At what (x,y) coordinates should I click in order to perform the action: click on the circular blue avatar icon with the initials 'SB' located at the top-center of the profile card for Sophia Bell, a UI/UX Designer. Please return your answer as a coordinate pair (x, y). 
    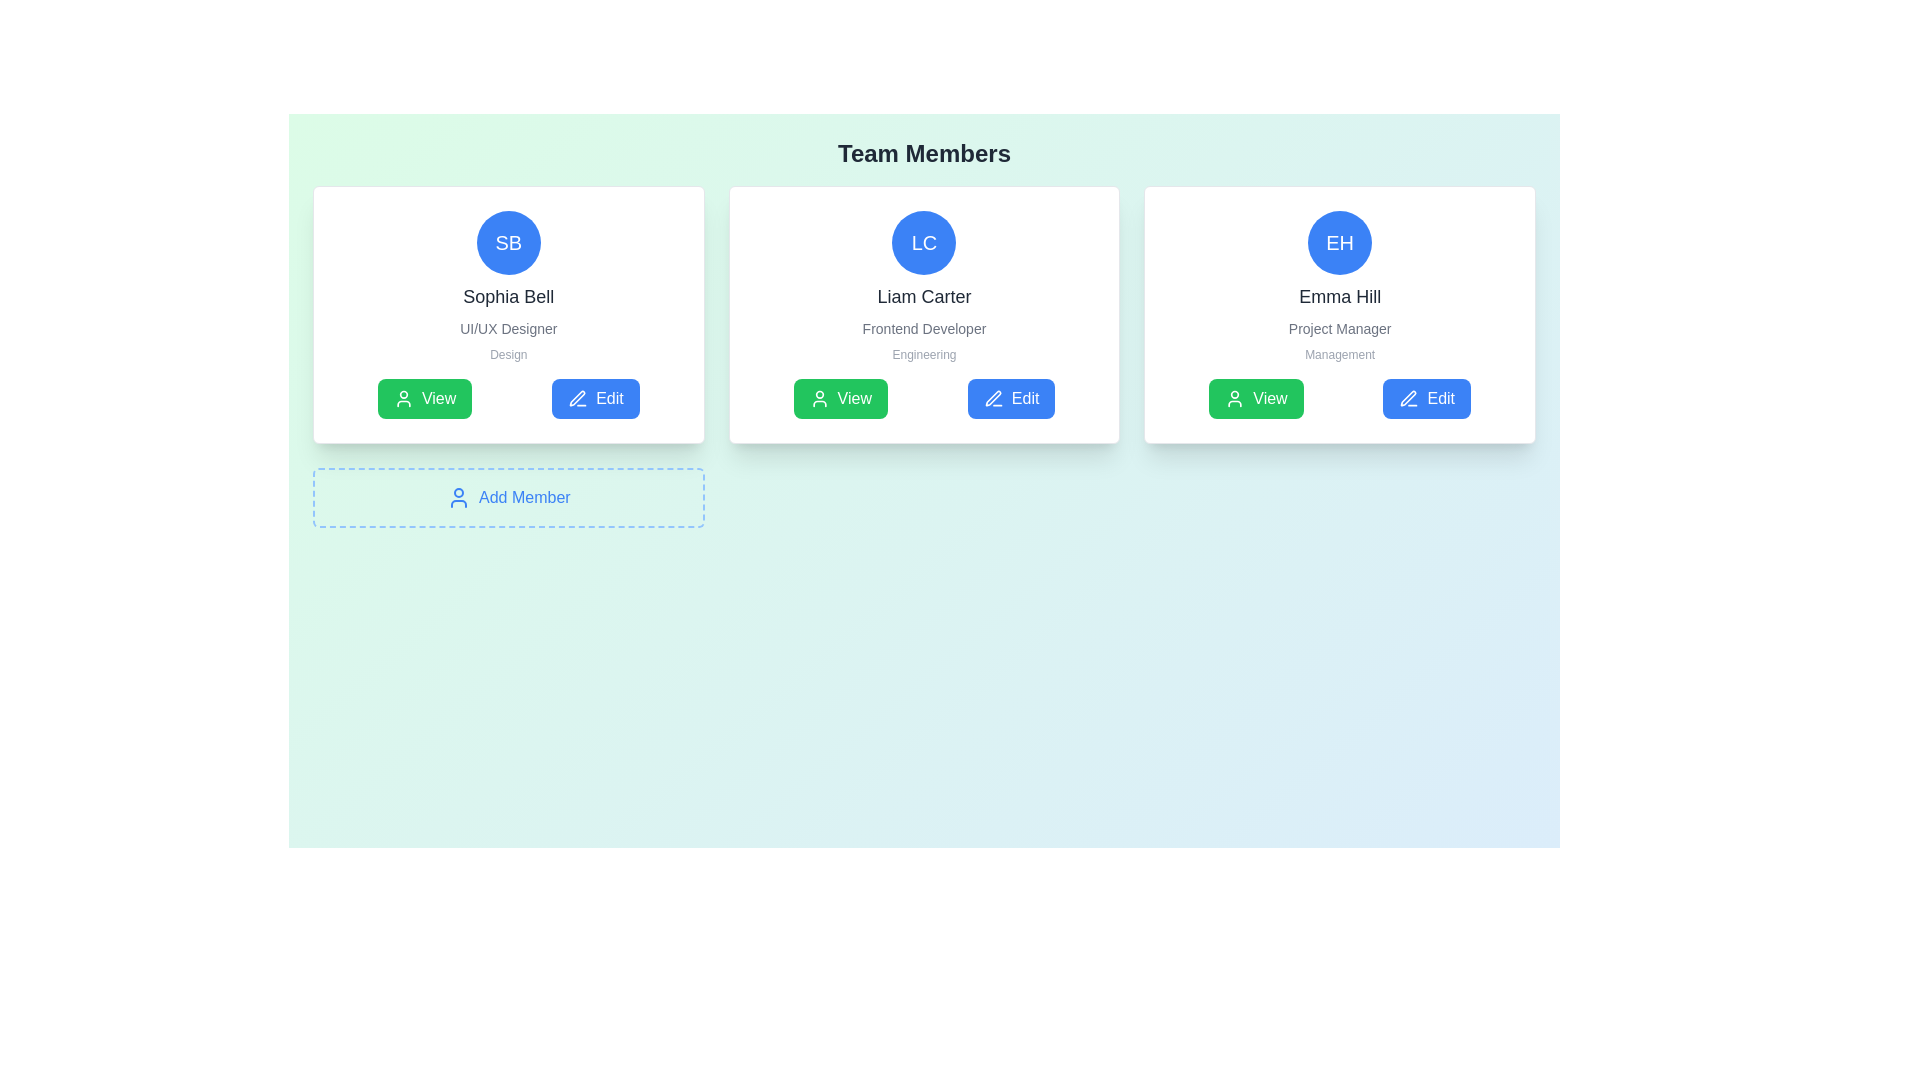
    Looking at the image, I should click on (508, 242).